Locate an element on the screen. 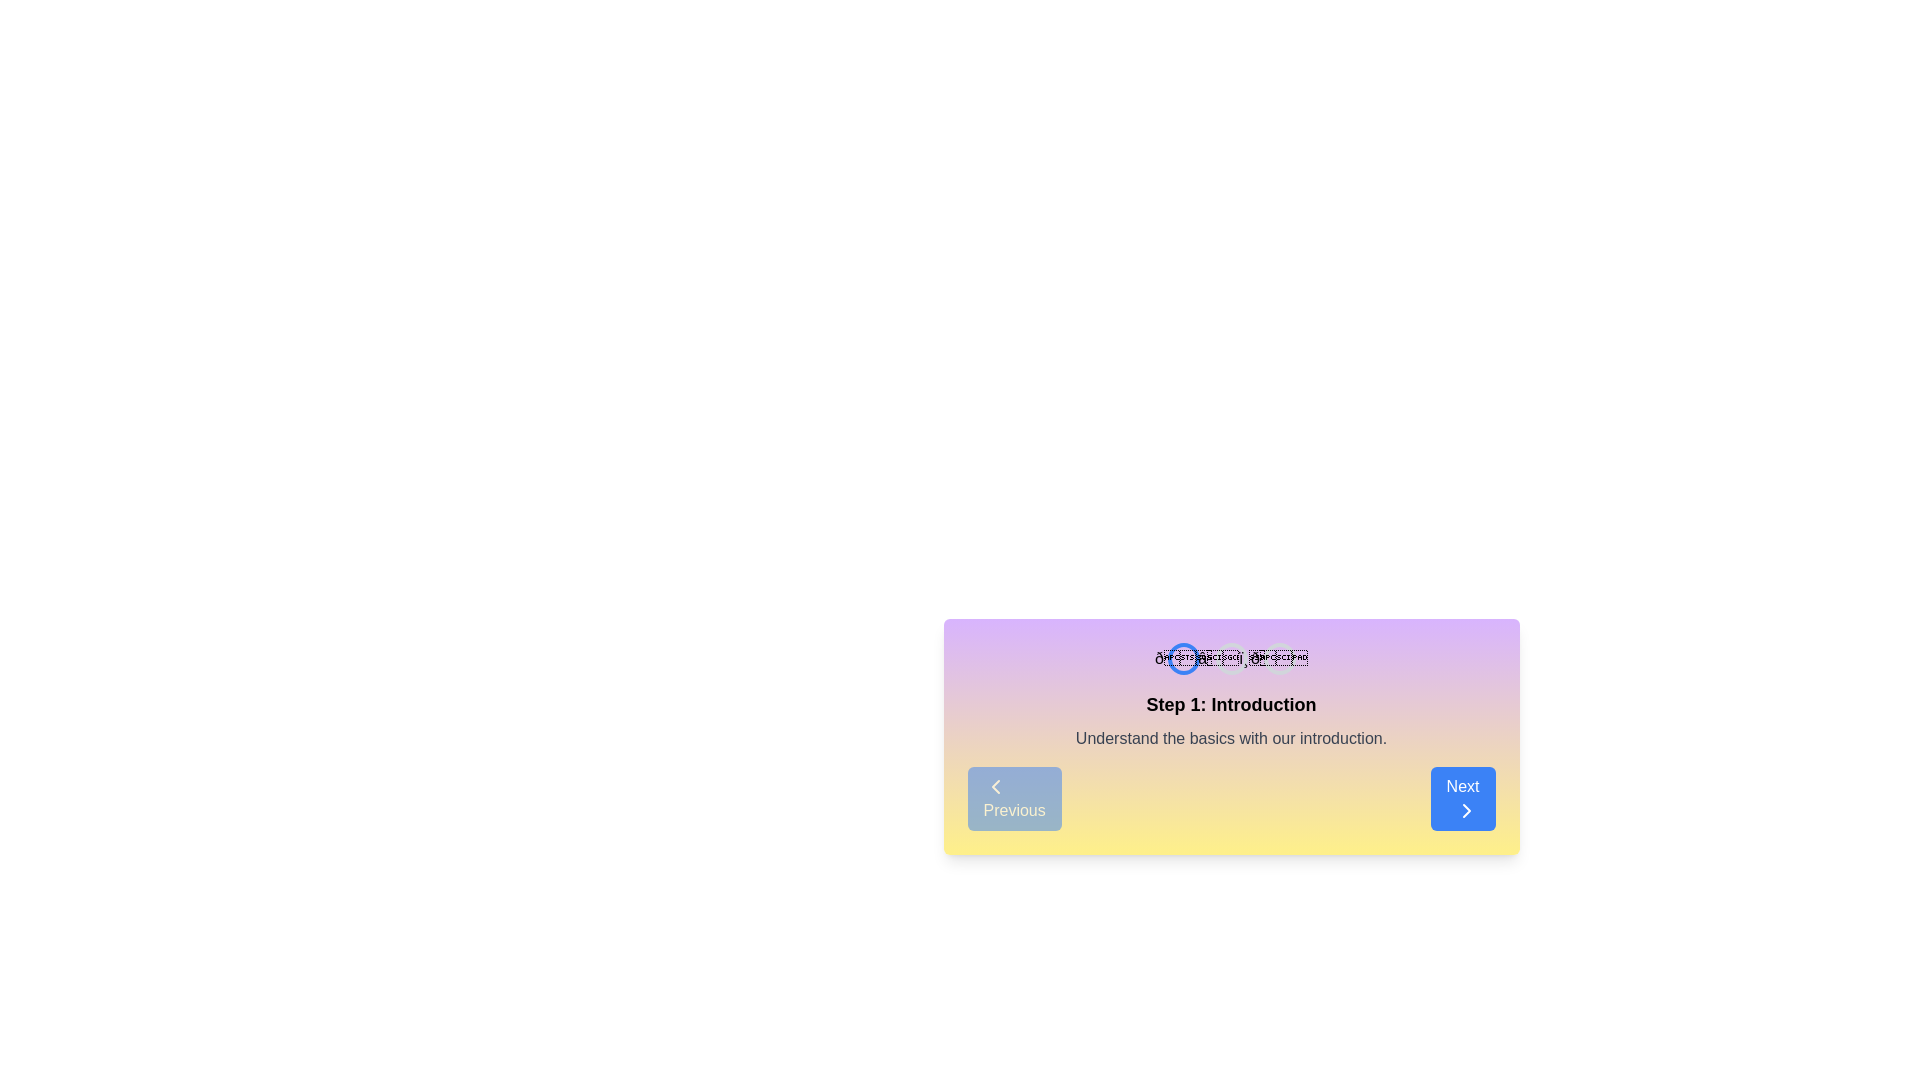 This screenshot has width=1920, height=1080. the third circular button in the bottom section of the modal interface, located to the right of the buttons with emojis 📘 and ⚙️ is located at coordinates (1278, 659).